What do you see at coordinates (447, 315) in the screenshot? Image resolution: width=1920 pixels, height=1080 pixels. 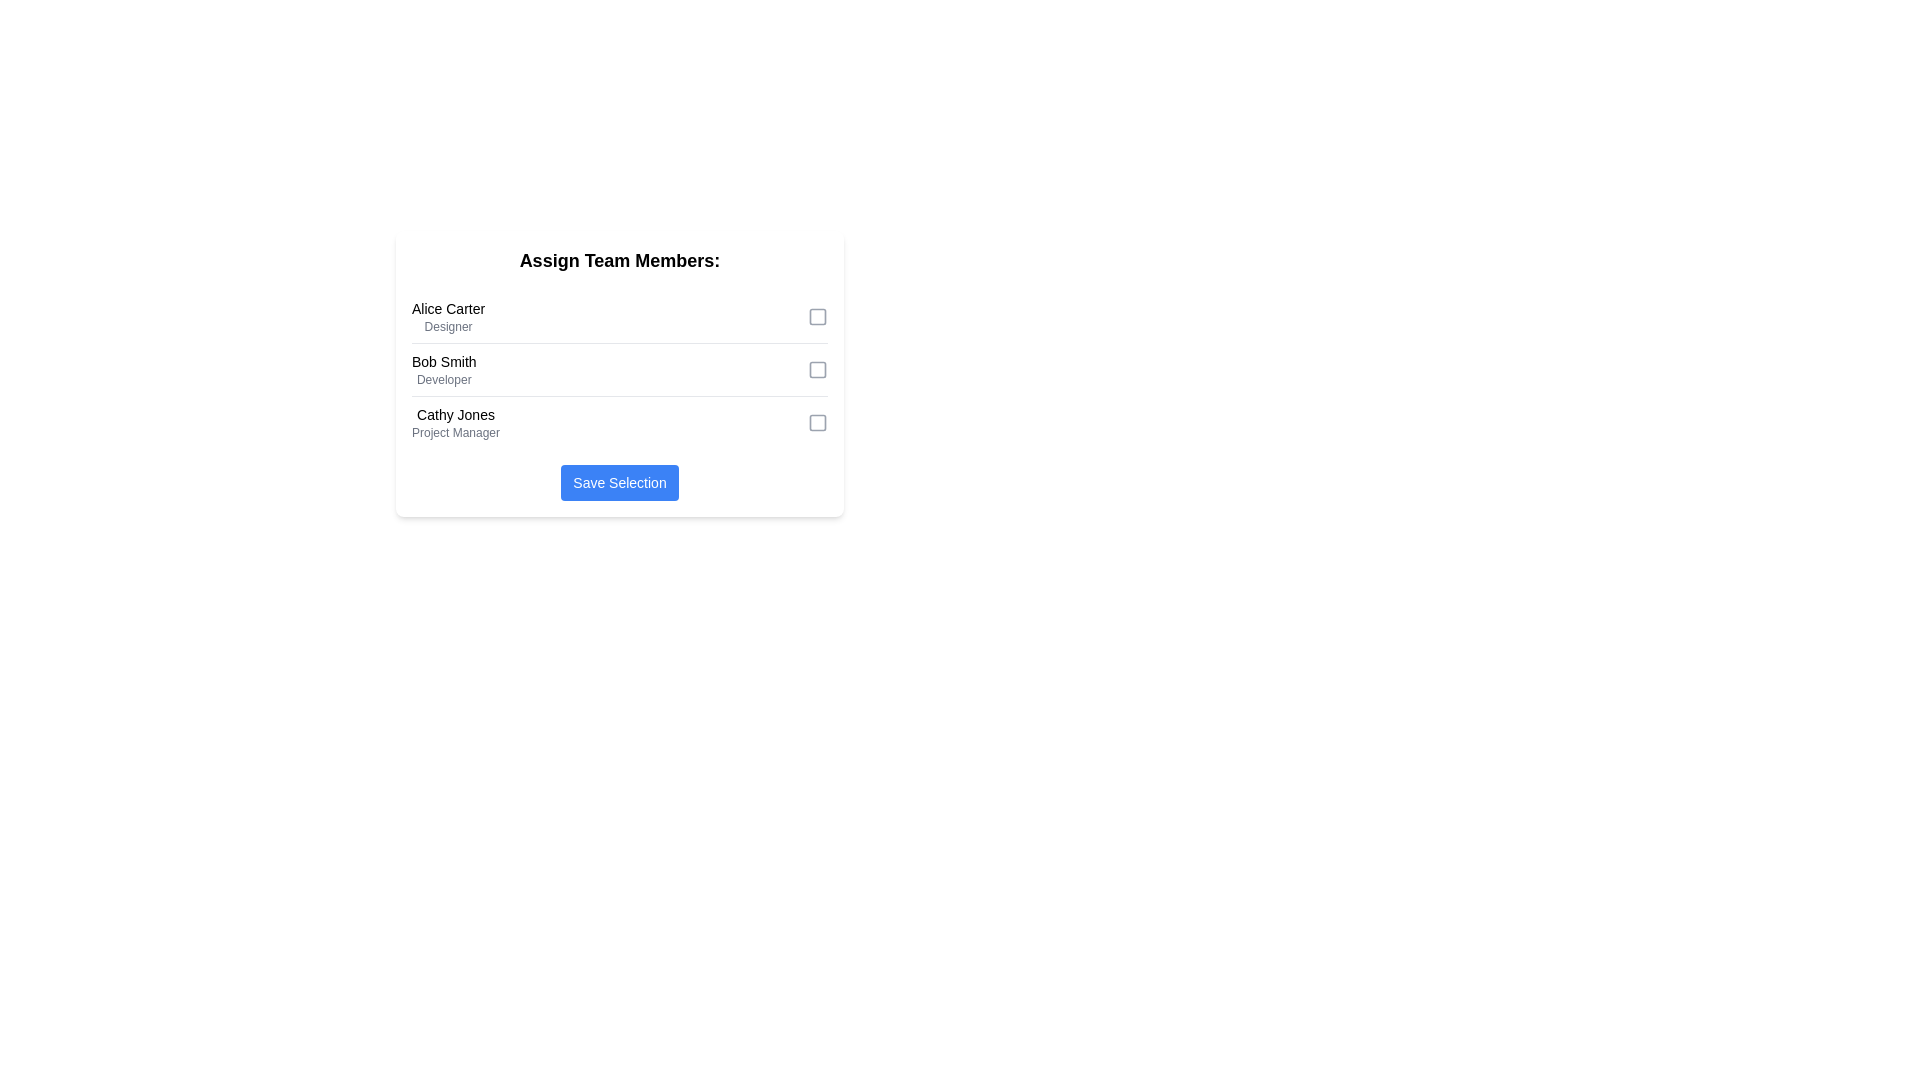 I see `the text display containing the name 'Alice Carter' and the role 'Designer', which is located in the first row under 'Assign Team Members:'` at bounding box center [447, 315].